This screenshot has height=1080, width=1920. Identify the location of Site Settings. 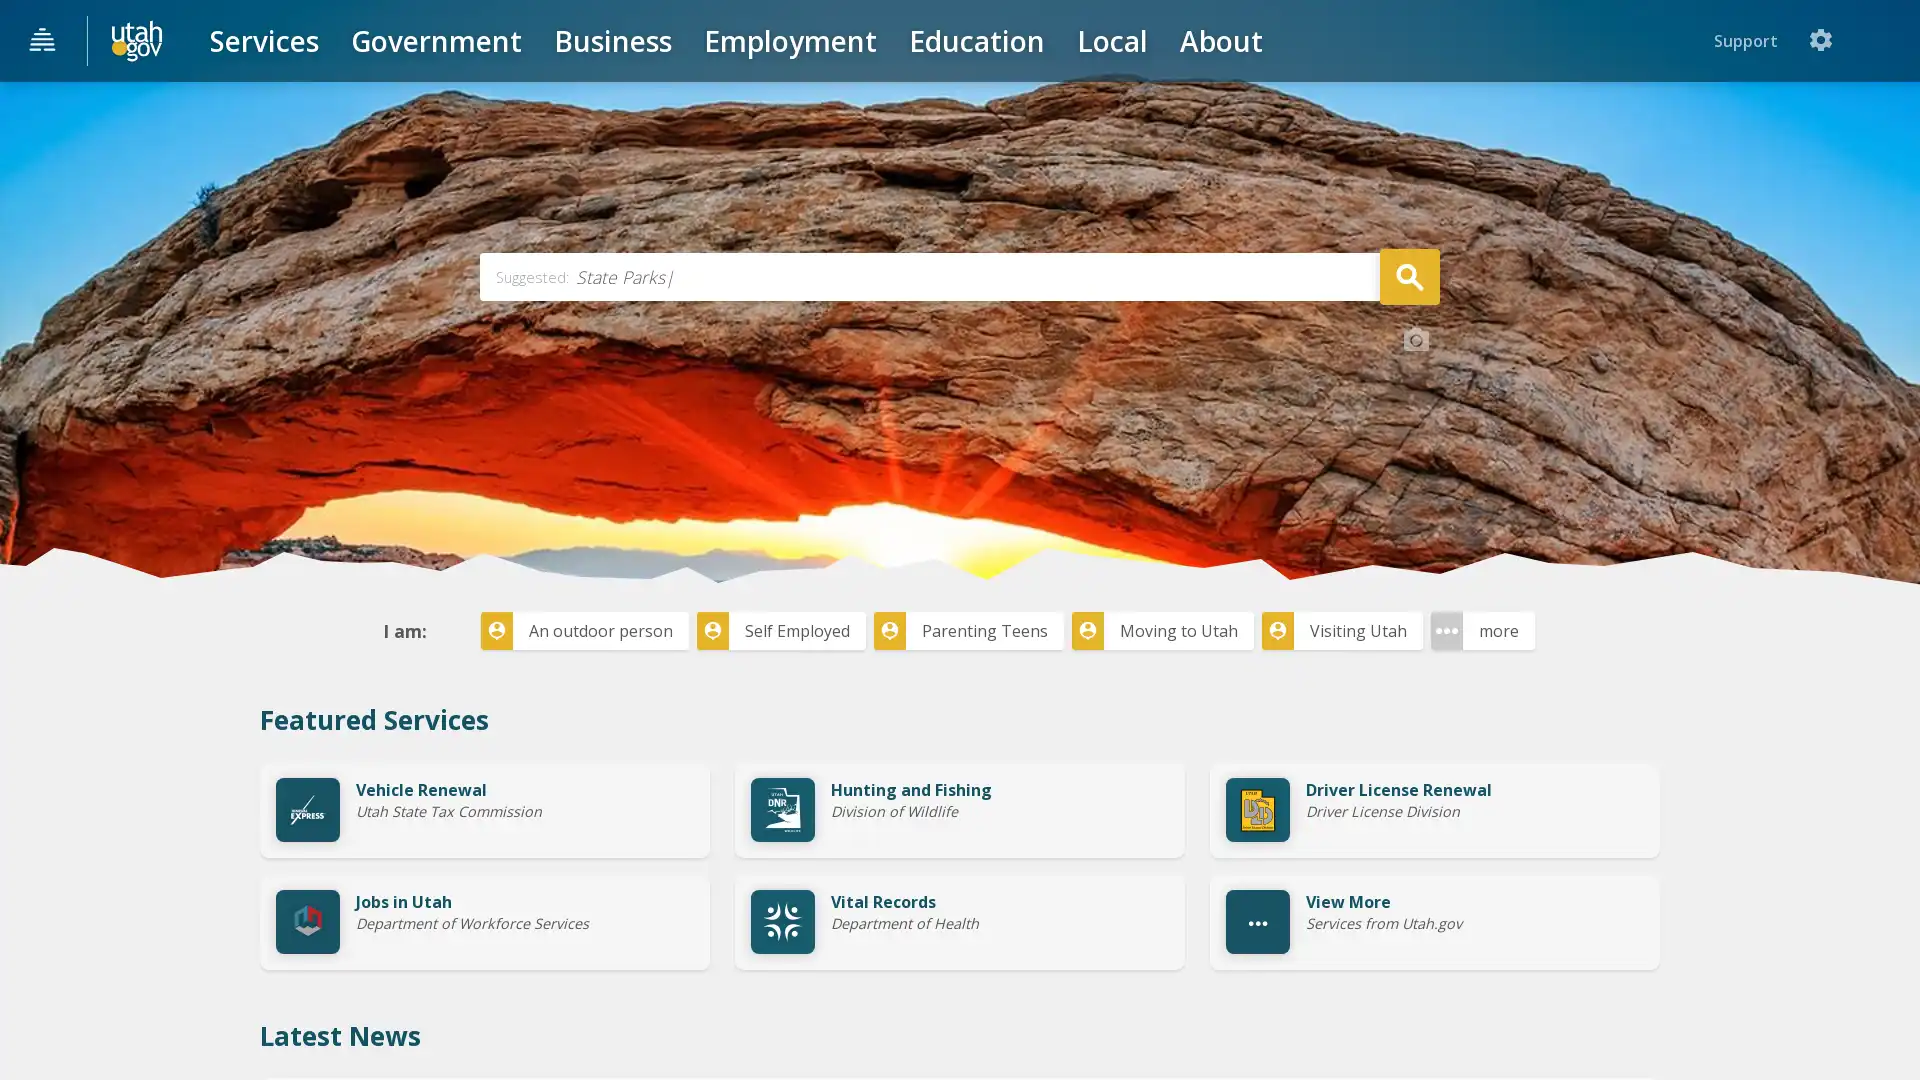
(1884, 40).